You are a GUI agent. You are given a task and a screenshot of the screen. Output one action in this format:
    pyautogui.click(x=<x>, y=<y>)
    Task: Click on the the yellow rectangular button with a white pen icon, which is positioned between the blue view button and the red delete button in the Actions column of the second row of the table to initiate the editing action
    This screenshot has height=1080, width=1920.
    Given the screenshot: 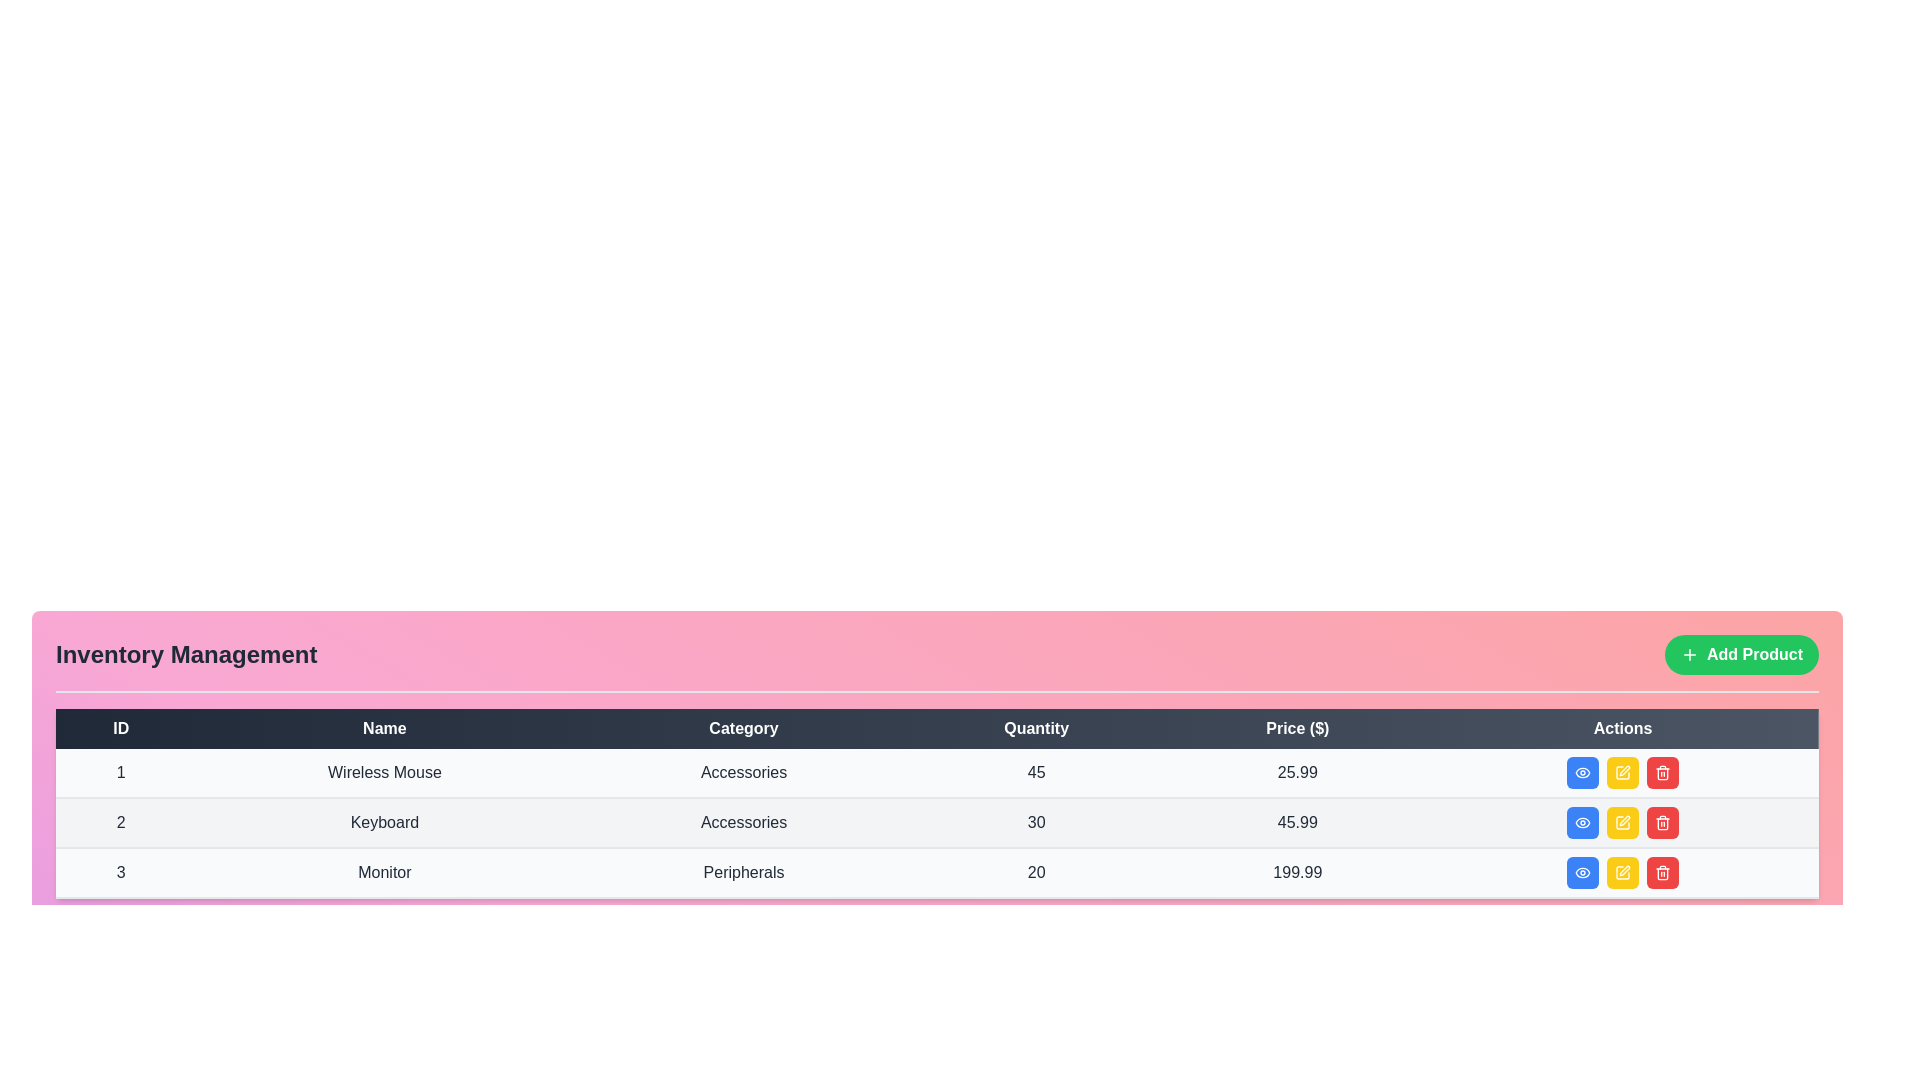 What is the action you would take?
    pyautogui.click(x=1623, y=822)
    